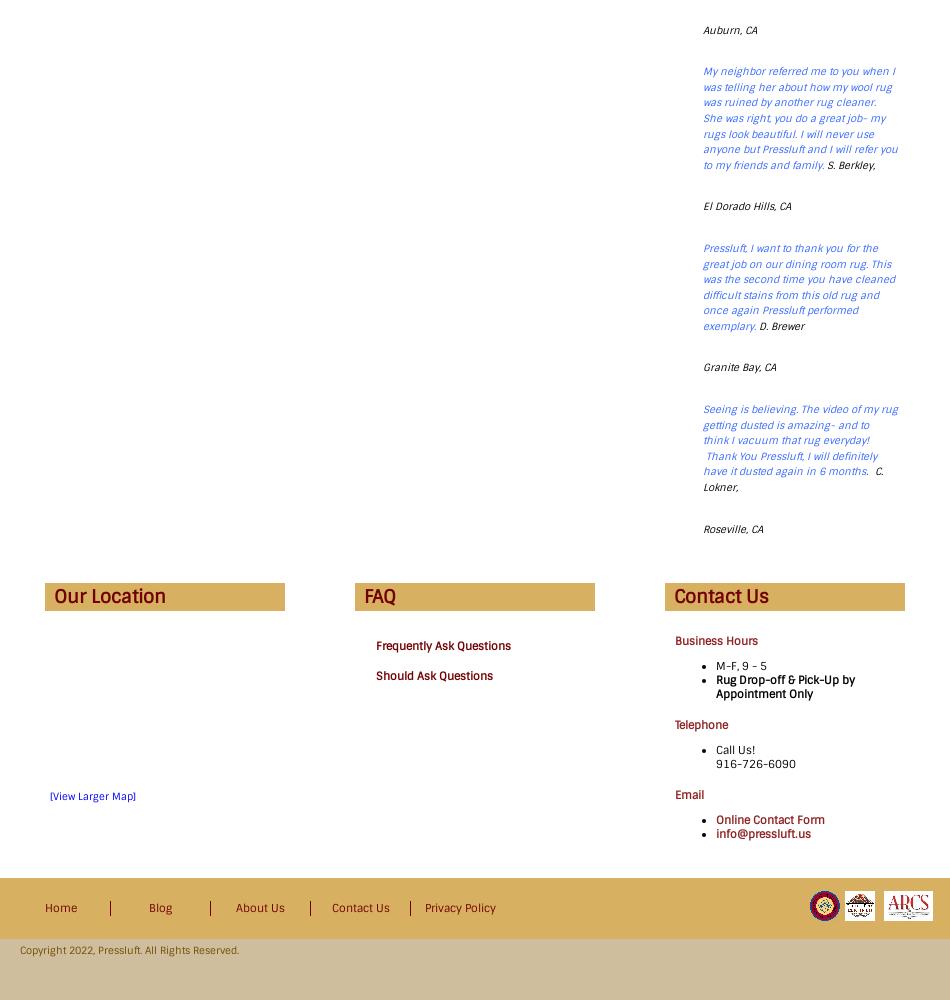  Describe the element at coordinates (689, 795) in the screenshot. I see `'Email'` at that location.